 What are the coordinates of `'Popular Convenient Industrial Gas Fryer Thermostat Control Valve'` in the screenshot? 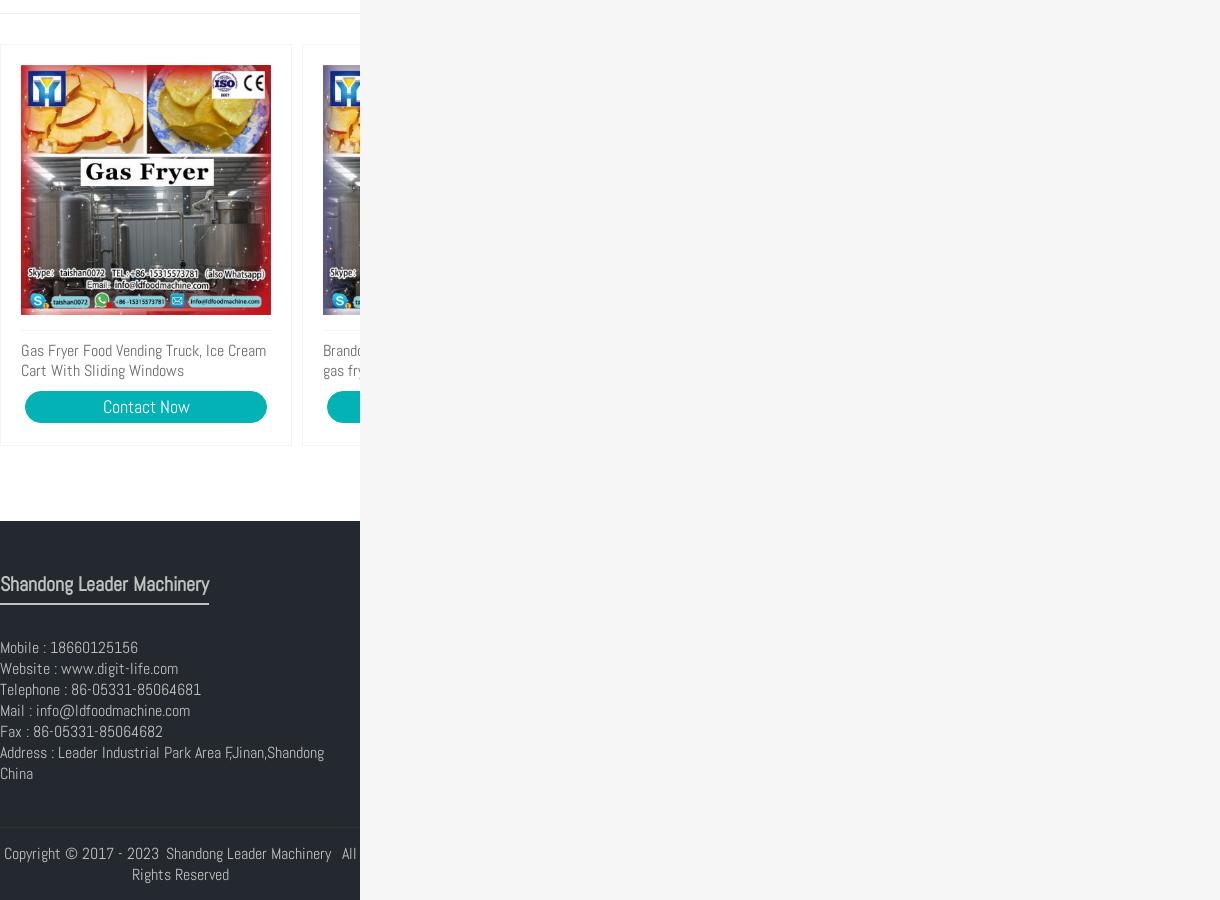 It's located at (625, 360).